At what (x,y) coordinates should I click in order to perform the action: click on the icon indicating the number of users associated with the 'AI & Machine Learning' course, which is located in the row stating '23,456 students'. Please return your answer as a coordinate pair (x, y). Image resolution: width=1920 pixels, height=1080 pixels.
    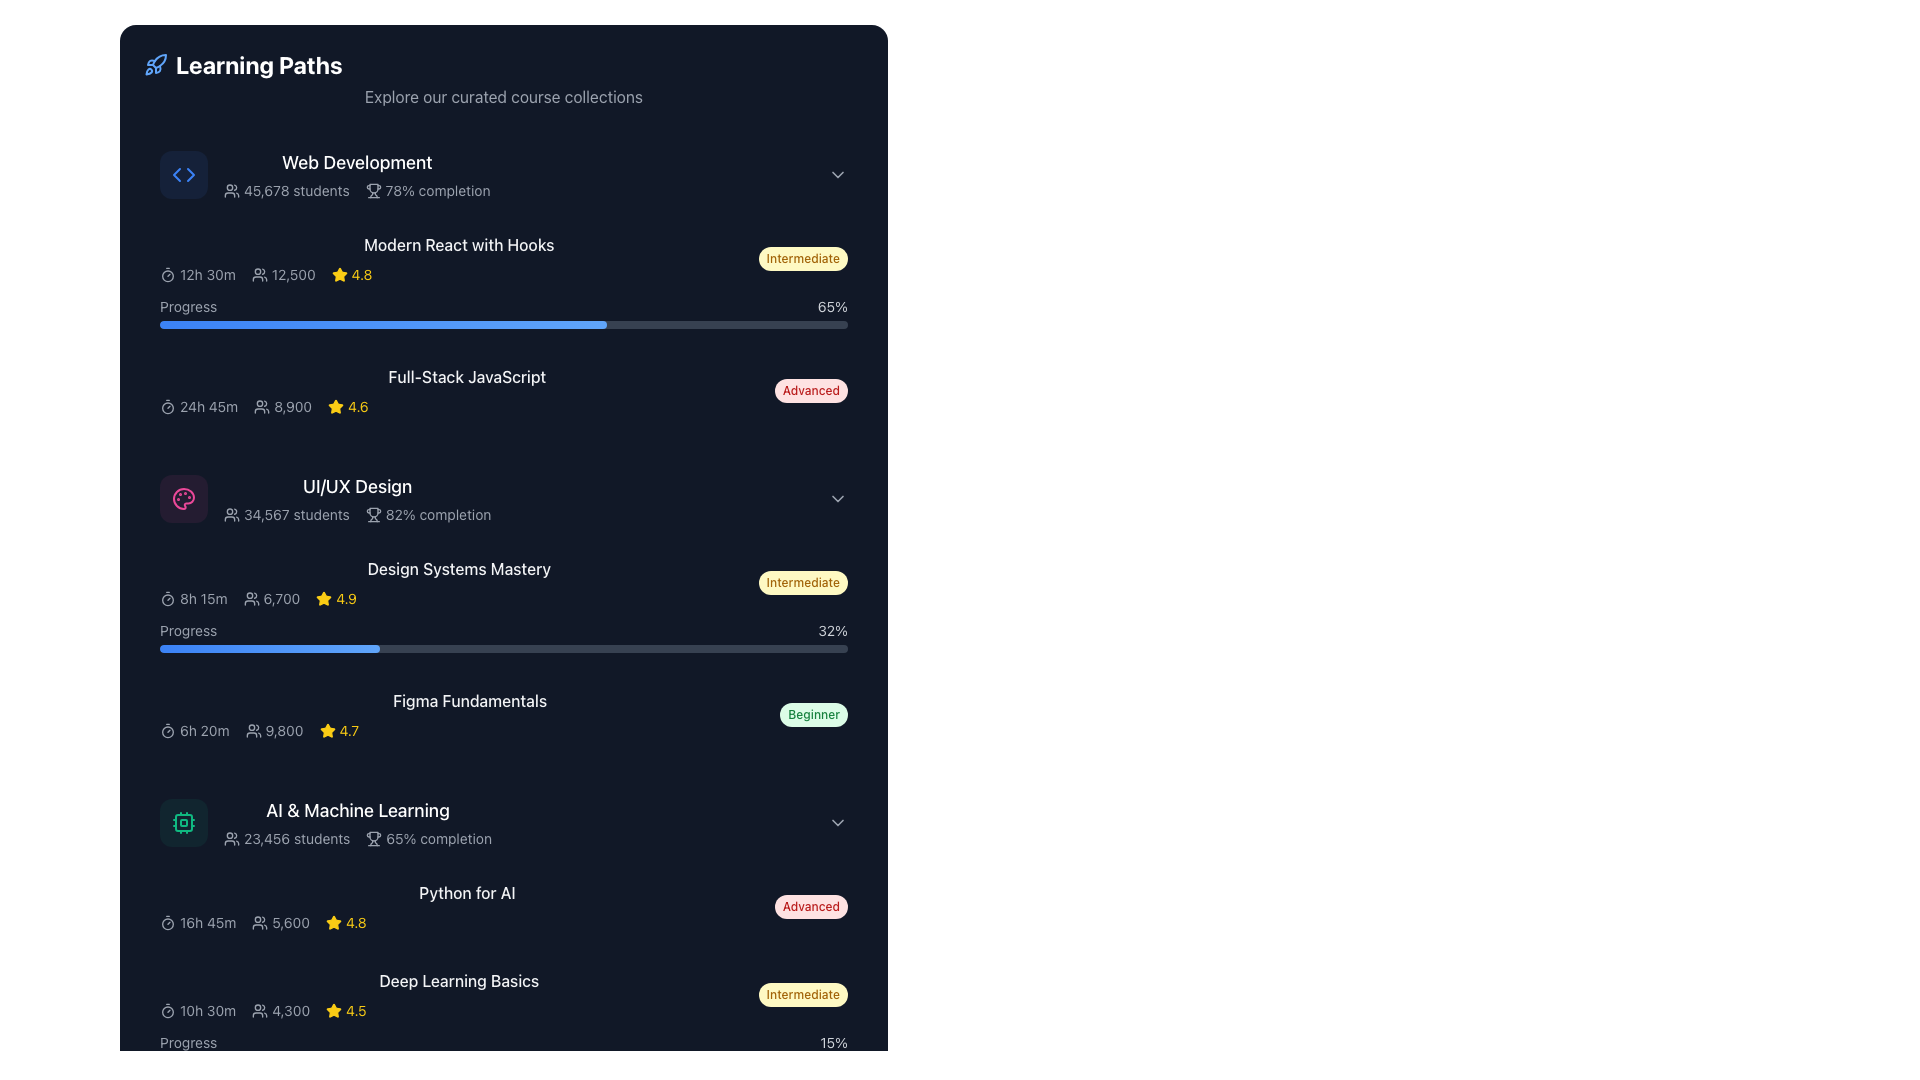
    Looking at the image, I should click on (231, 839).